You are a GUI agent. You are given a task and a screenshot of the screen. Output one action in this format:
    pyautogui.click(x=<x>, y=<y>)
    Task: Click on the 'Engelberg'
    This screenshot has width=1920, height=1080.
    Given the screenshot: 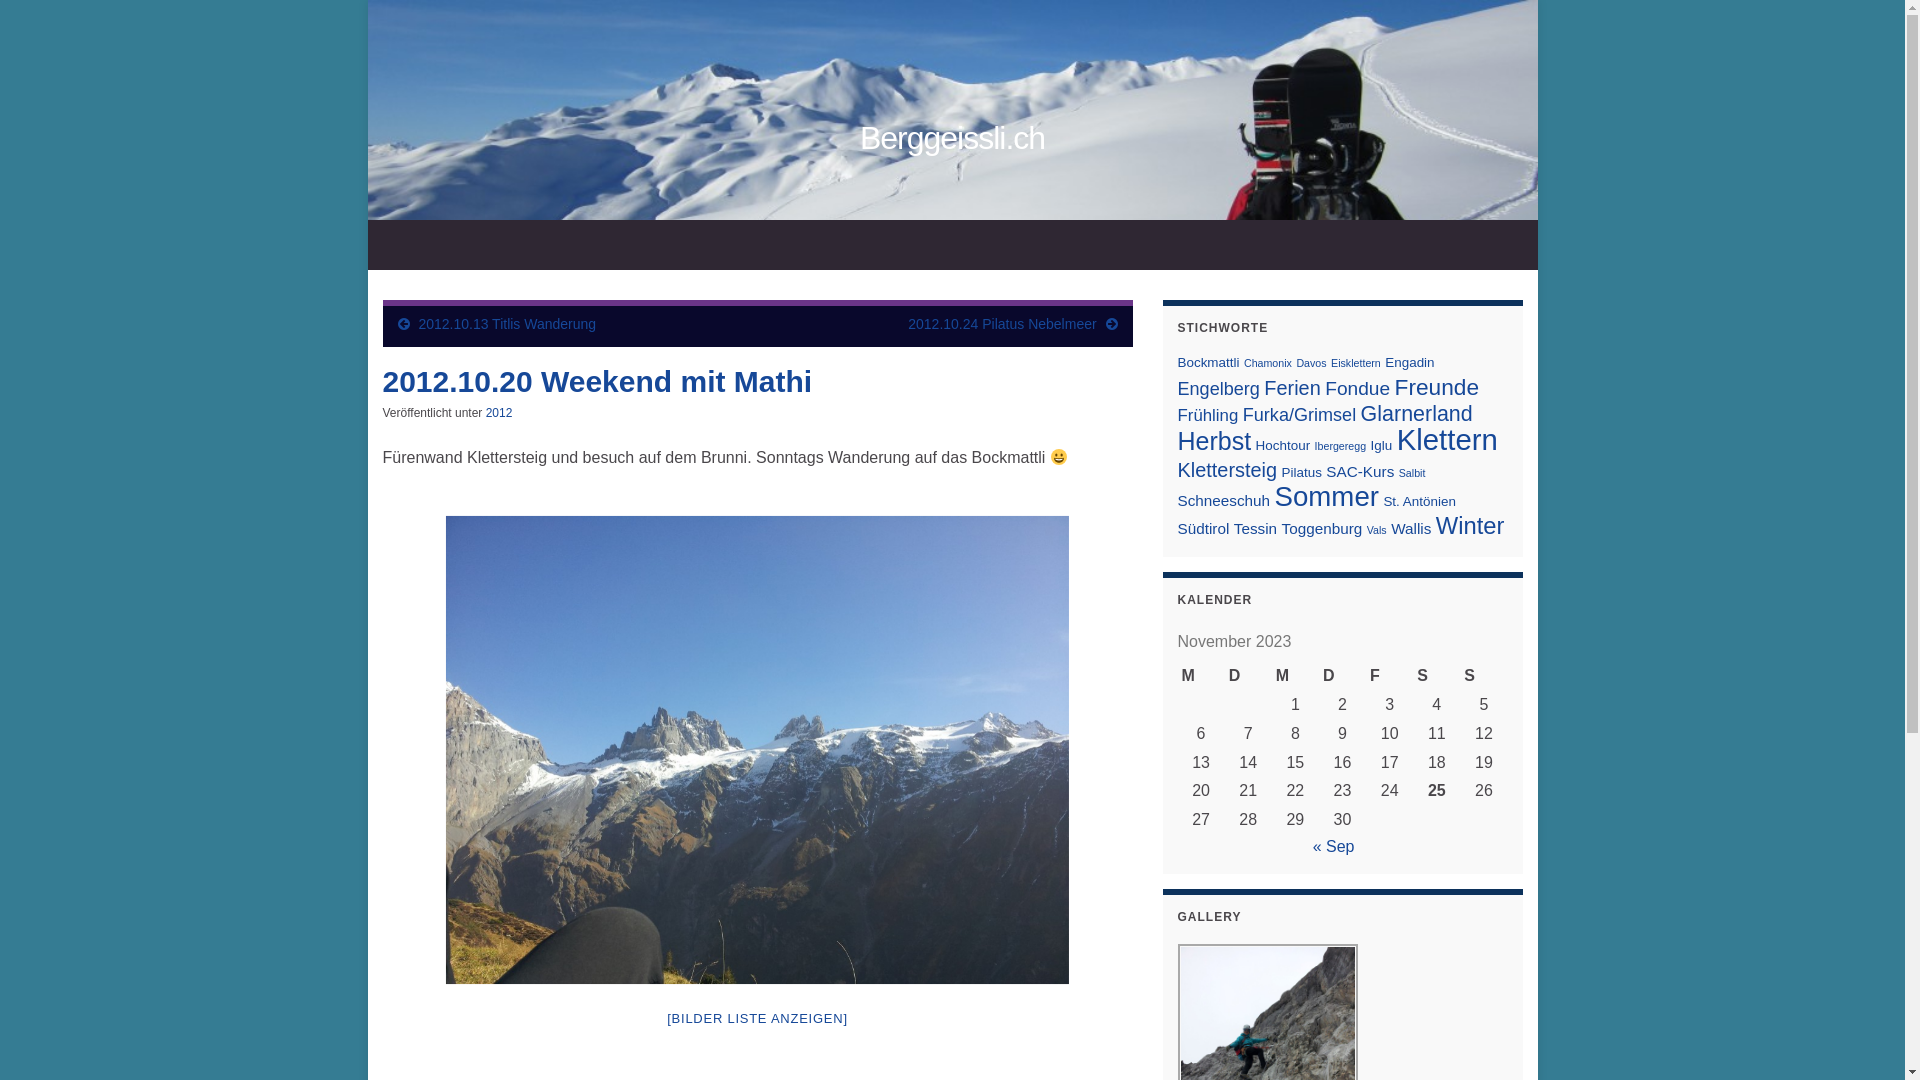 What is the action you would take?
    pyautogui.click(x=1177, y=389)
    